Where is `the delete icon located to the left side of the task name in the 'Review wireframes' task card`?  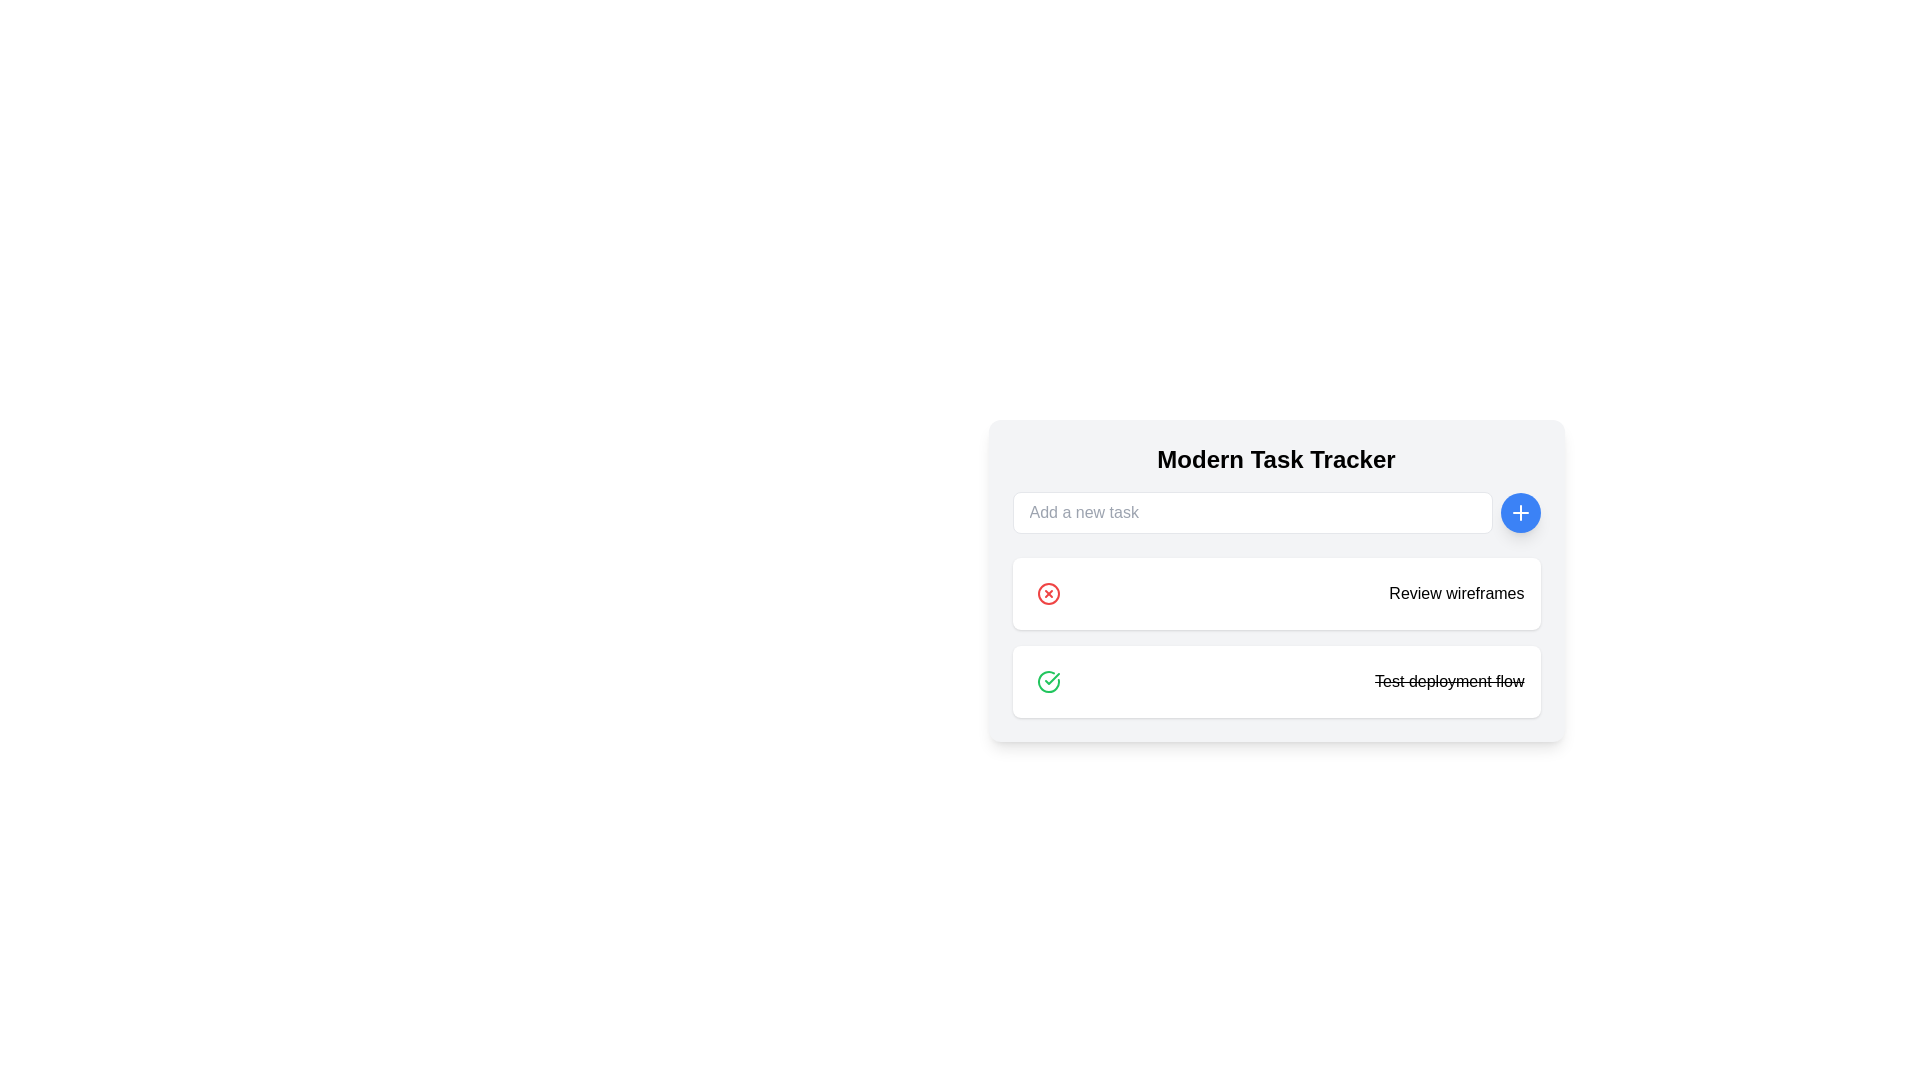
the delete icon located to the left side of the task name in the 'Review wireframes' task card is located at coordinates (1047, 593).